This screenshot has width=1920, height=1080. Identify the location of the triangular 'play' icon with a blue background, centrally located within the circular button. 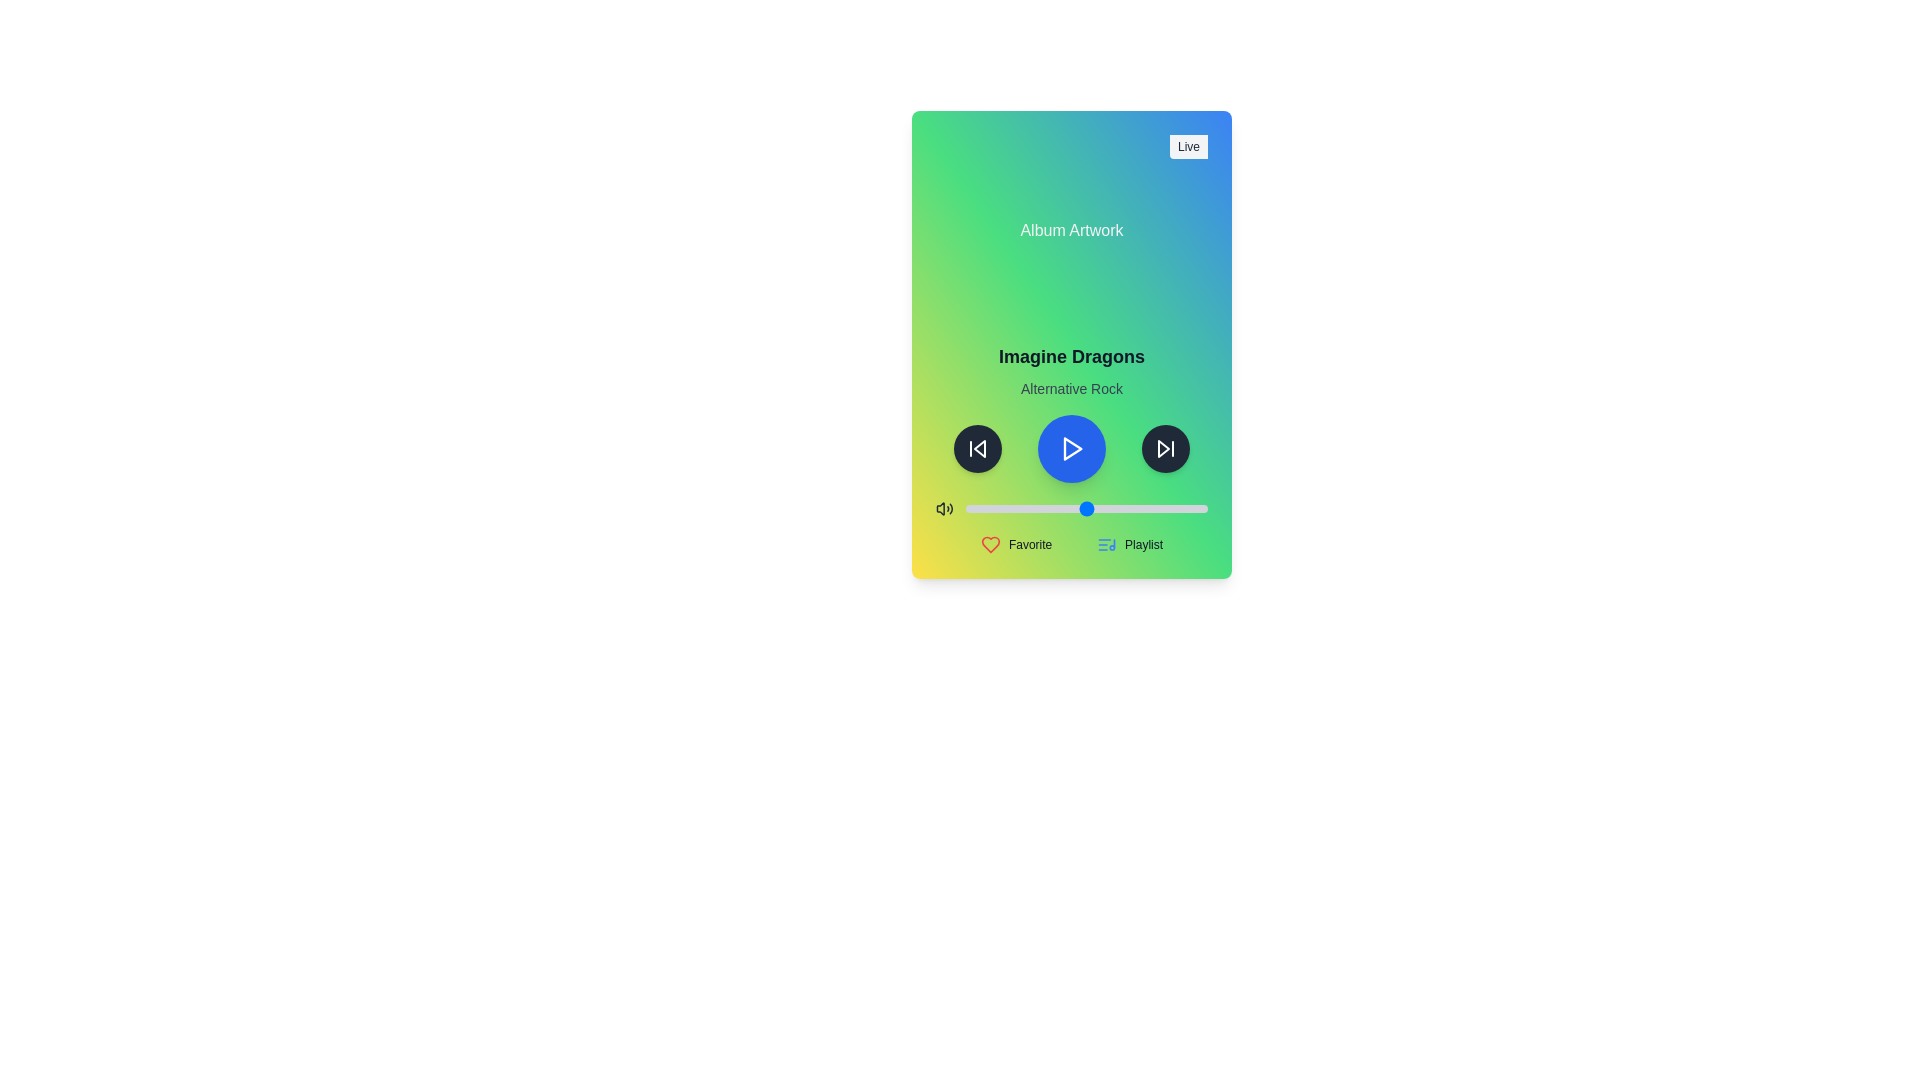
(1072, 447).